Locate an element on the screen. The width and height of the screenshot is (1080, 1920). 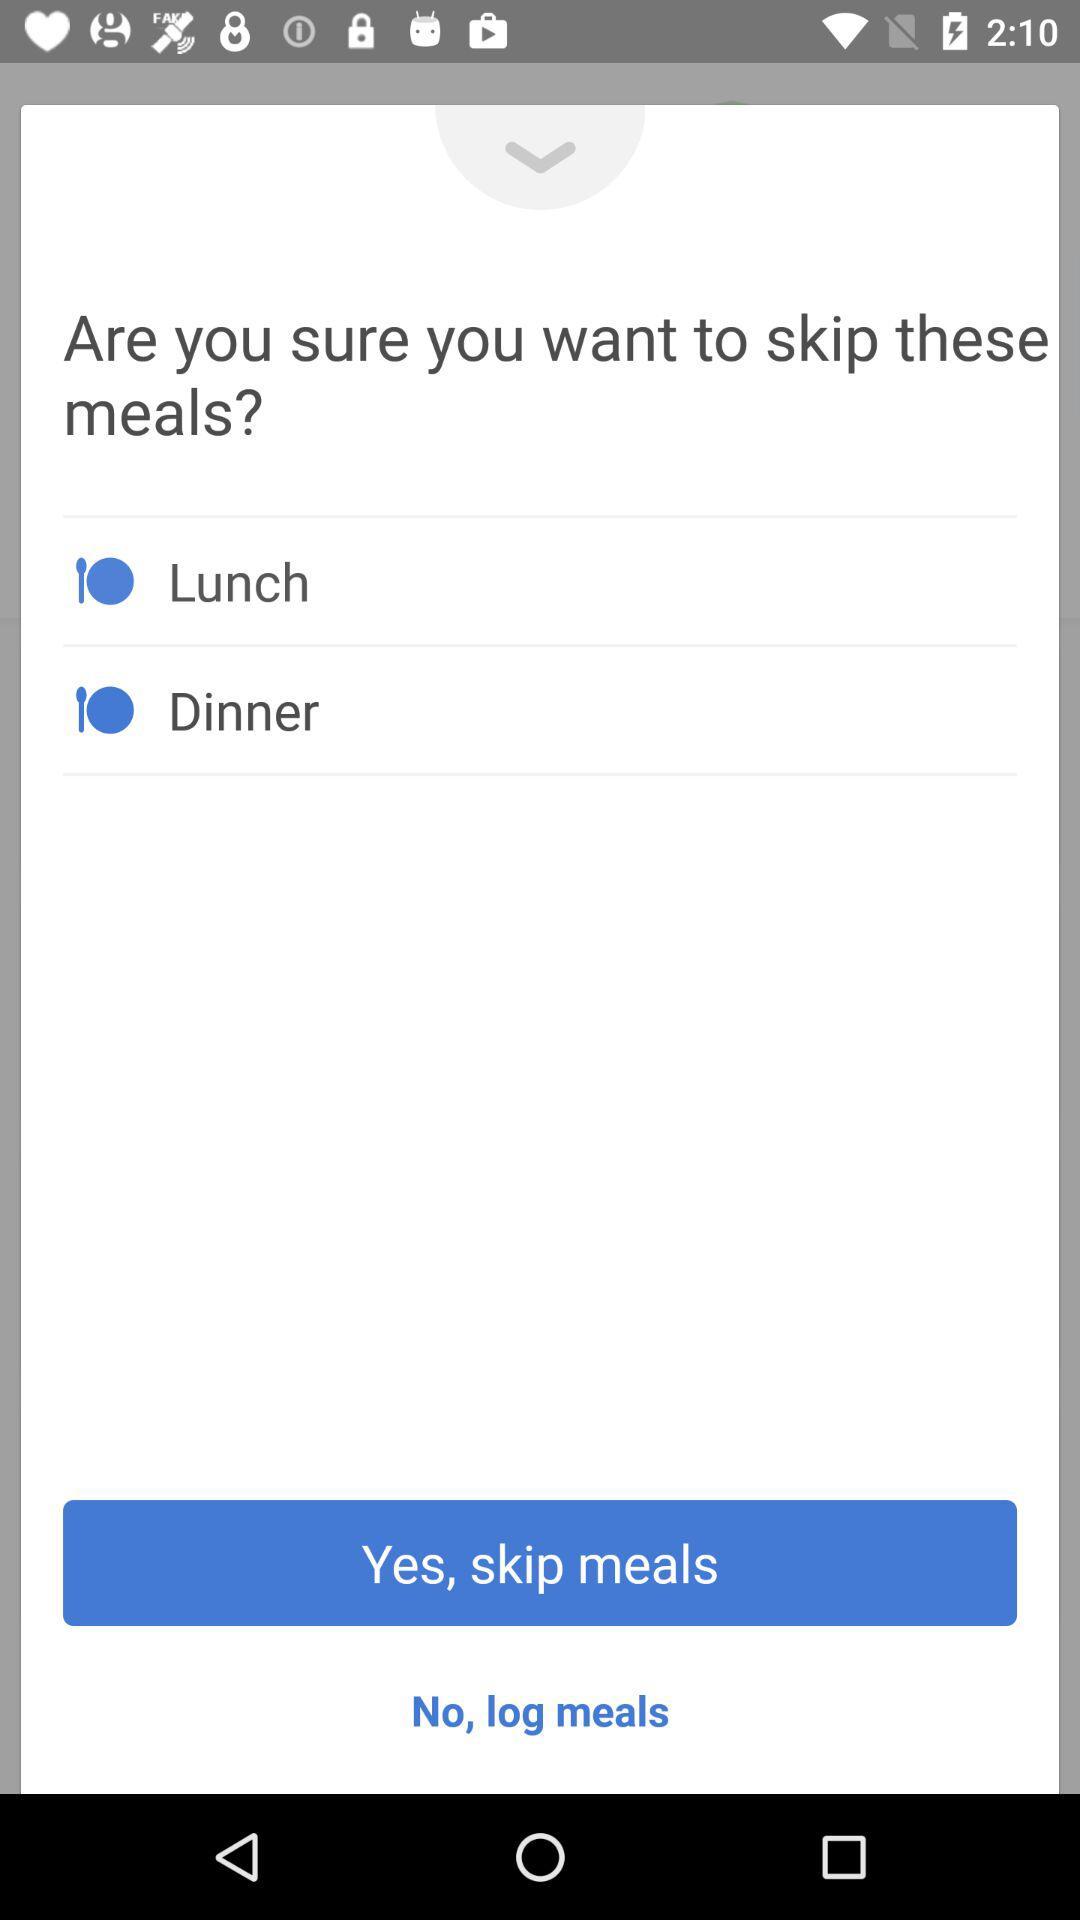
the item below lunch item is located at coordinates (591, 709).